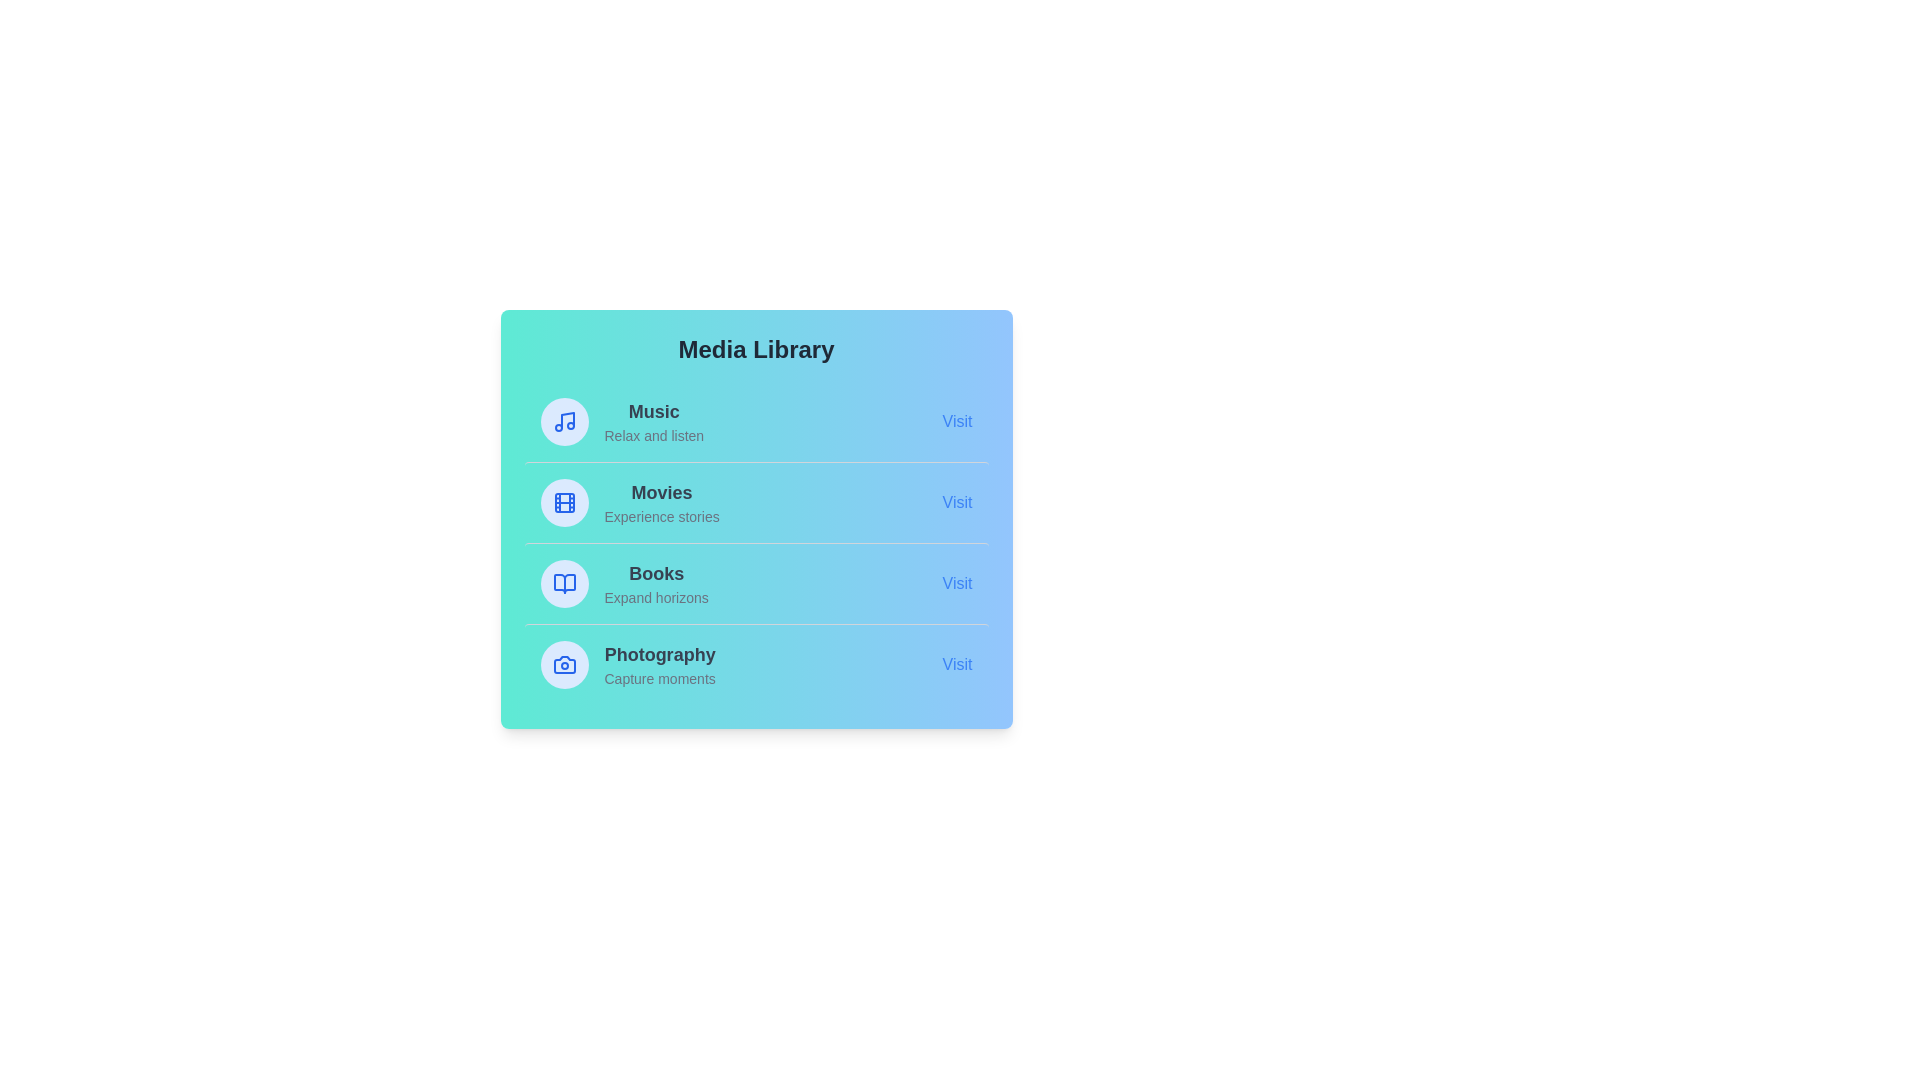 Image resolution: width=1920 pixels, height=1080 pixels. Describe the element at coordinates (956, 501) in the screenshot. I see `the 'Visit' link for Movies` at that location.